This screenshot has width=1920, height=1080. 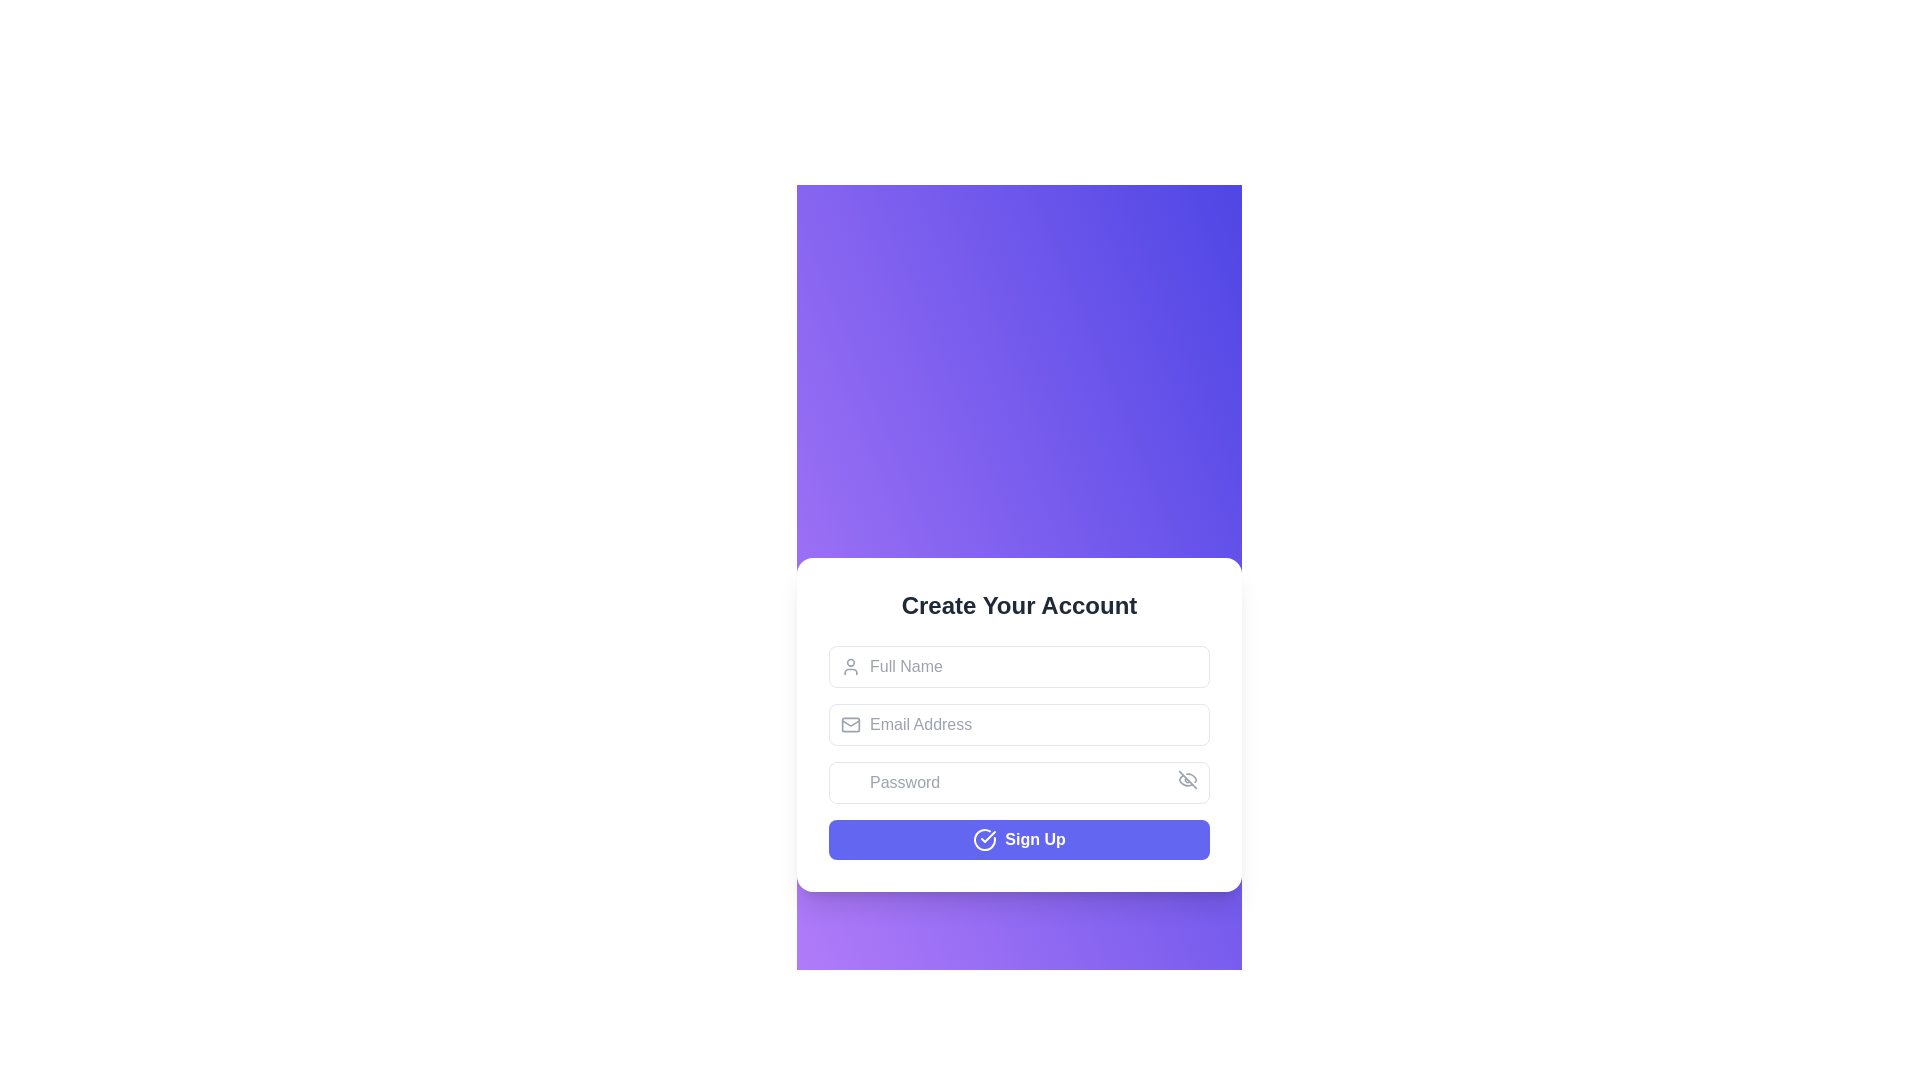 What do you see at coordinates (1188, 778) in the screenshot?
I see `the eye-off icon button adjacent to the password input field` at bounding box center [1188, 778].